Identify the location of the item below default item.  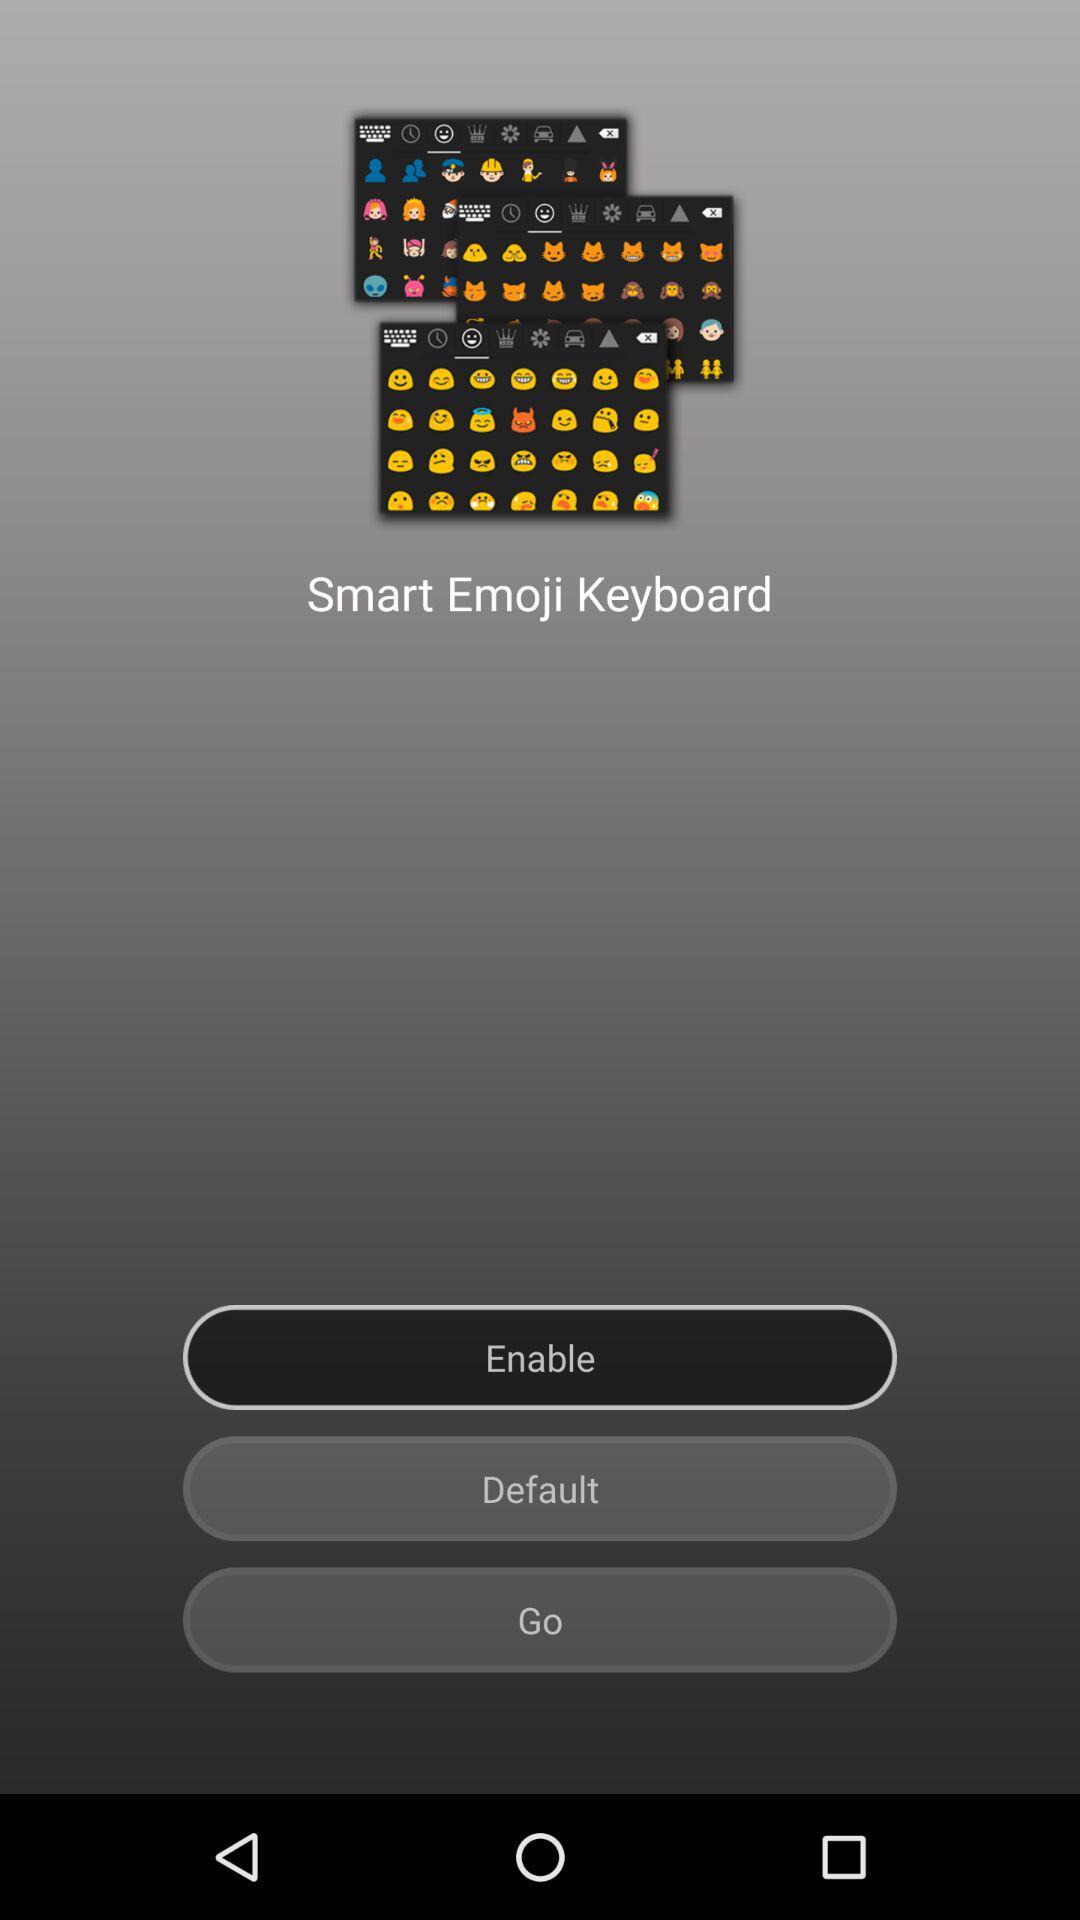
(540, 1620).